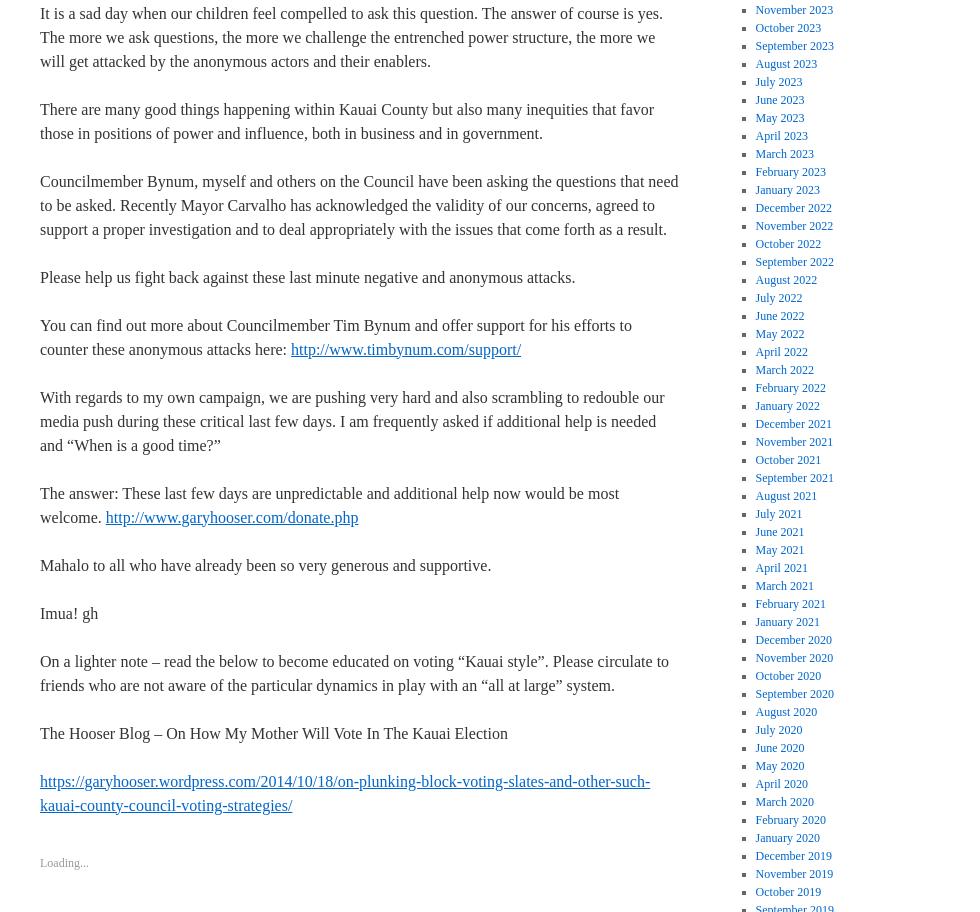 The image size is (980, 912). Describe the element at coordinates (788, 459) in the screenshot. I see `'October 2021'` at that location.